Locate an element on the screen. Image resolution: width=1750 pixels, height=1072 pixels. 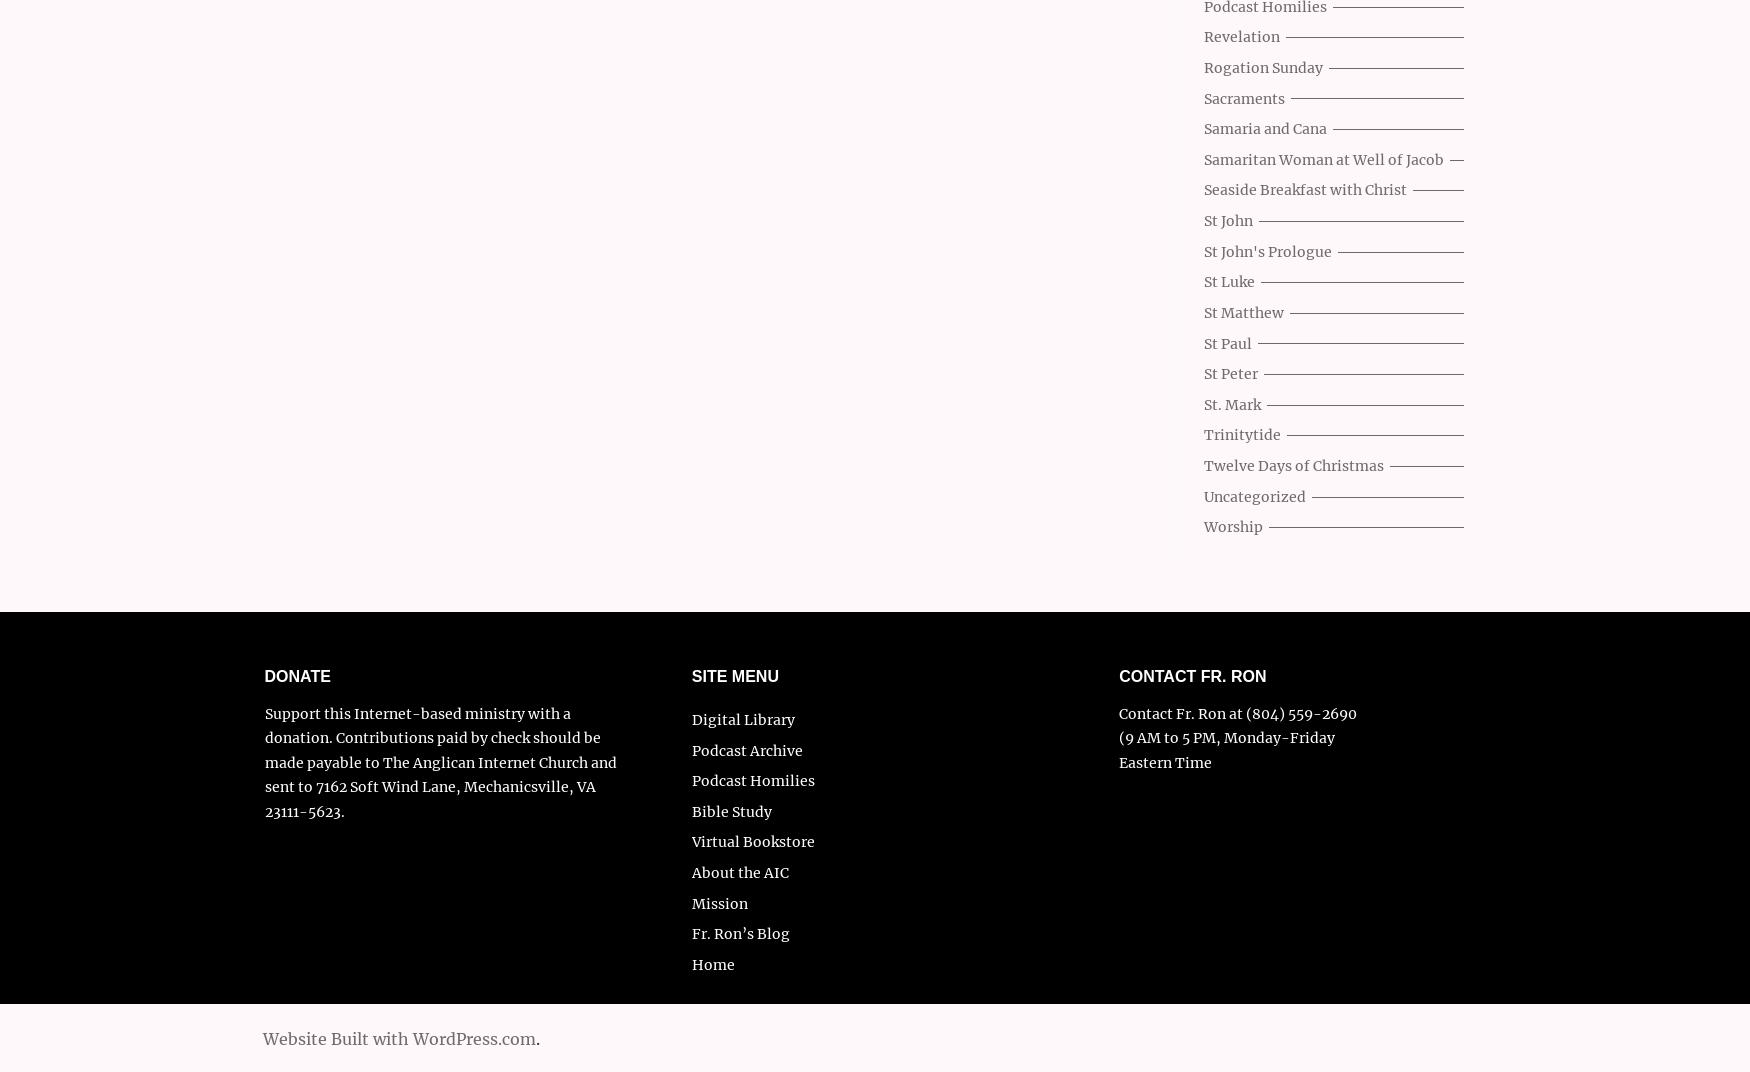
'St Peter' is located at coordinates (1230, 374).